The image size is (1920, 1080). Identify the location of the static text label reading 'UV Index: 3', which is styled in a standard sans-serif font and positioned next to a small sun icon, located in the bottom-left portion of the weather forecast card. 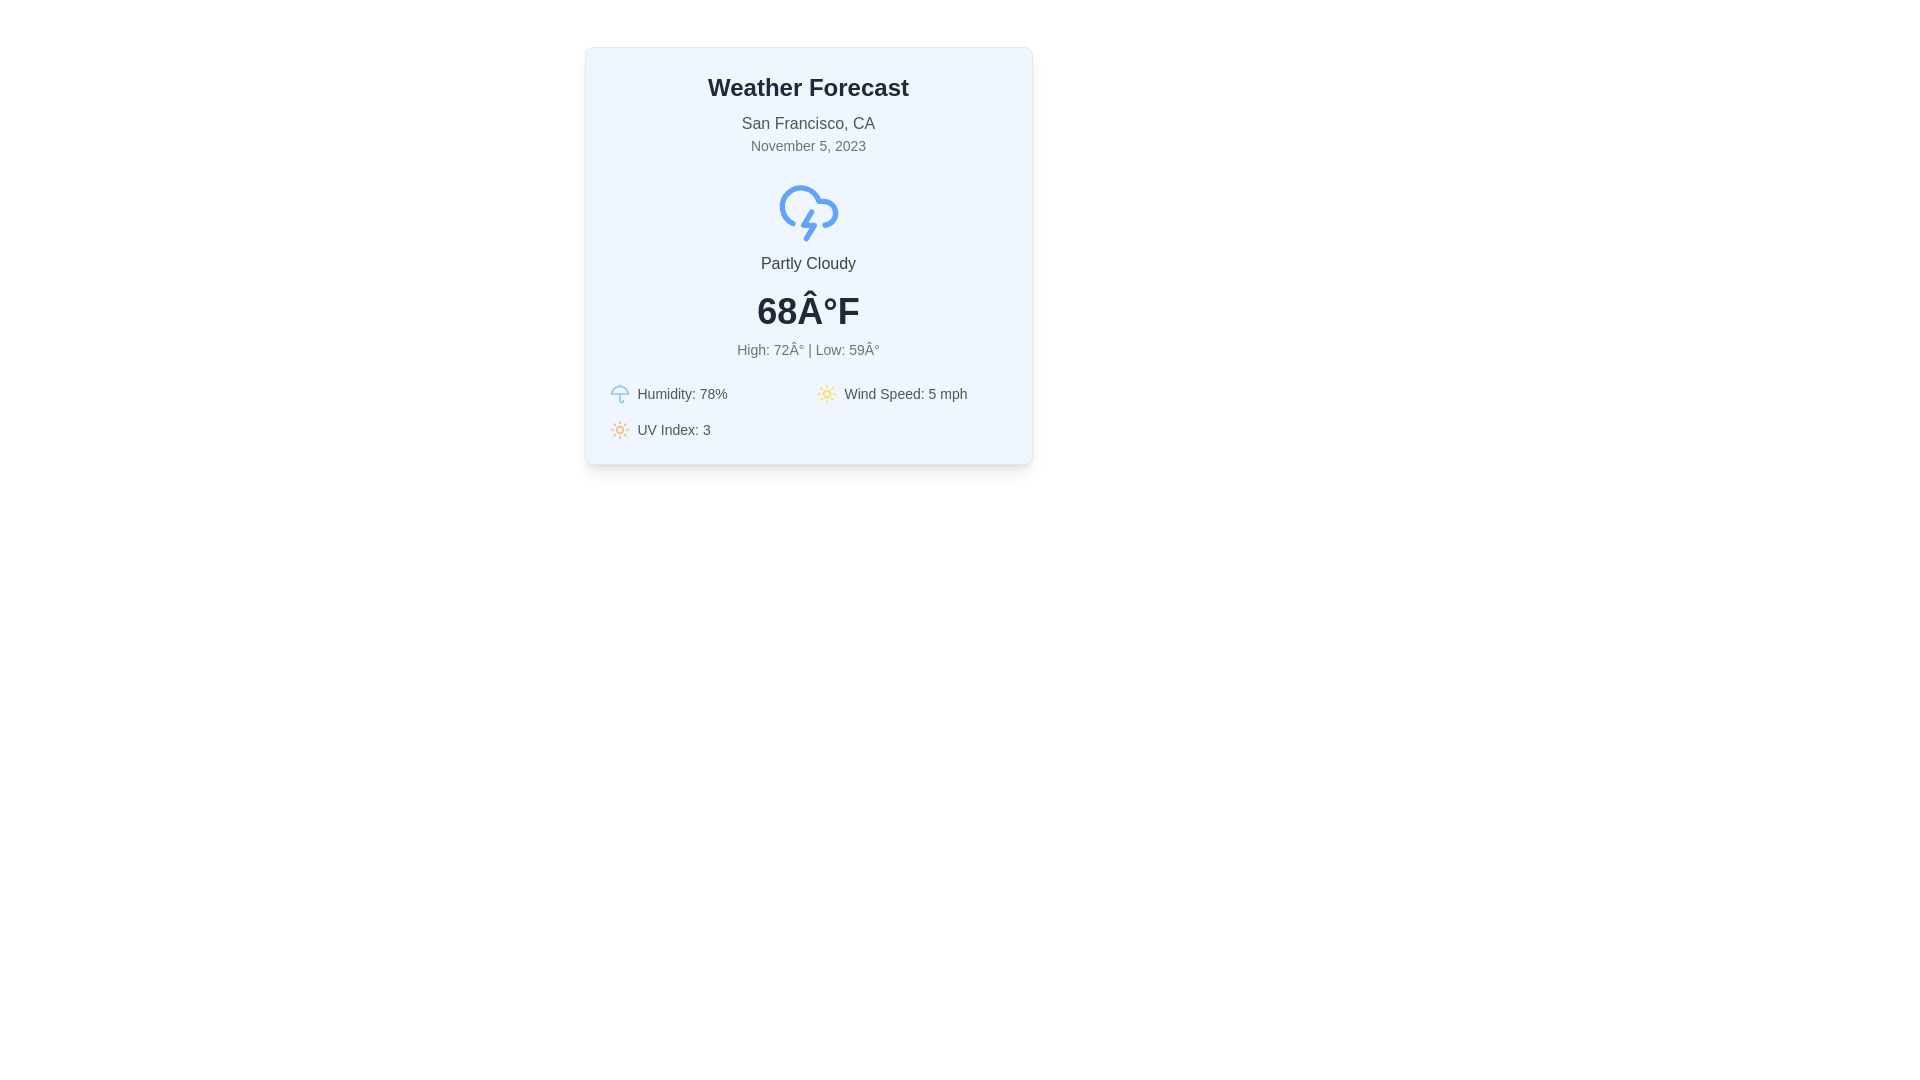
(674, 428).